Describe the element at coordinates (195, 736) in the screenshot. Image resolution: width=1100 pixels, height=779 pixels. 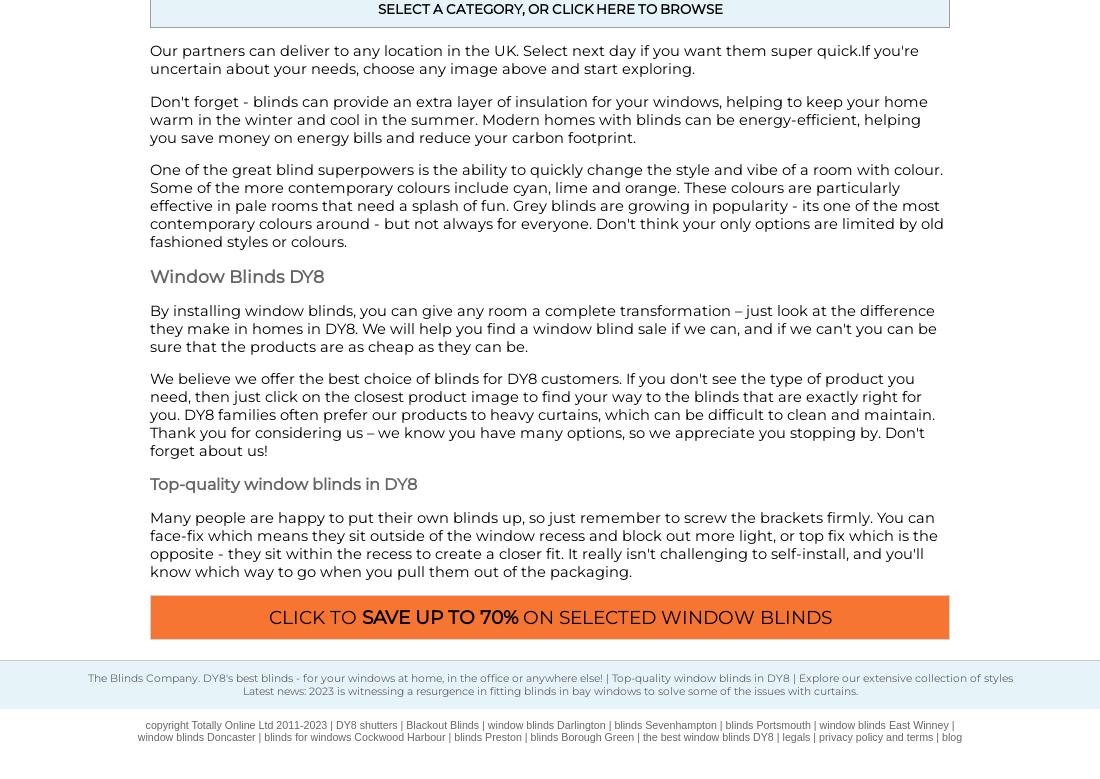
I see `'window blinds Doncaster'` at that location.